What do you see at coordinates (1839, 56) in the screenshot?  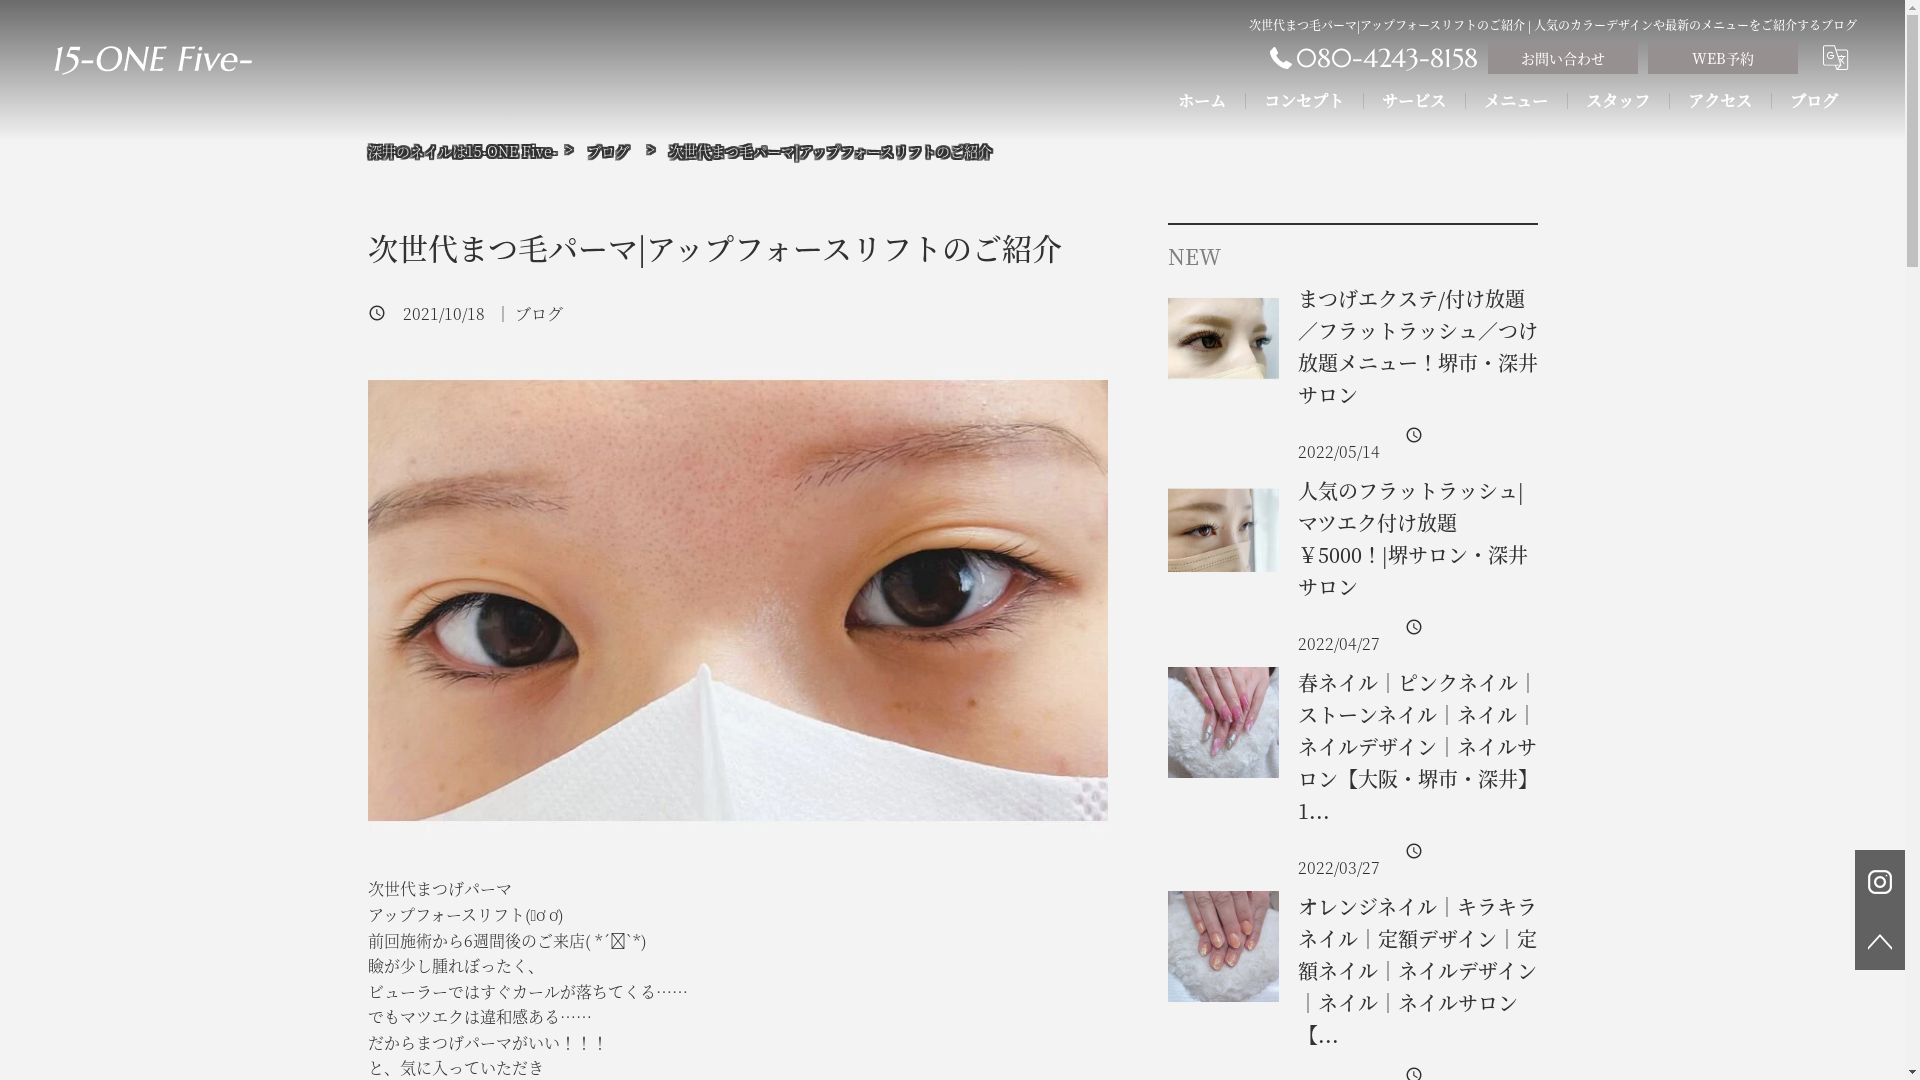 I see `'translate'` at bounding box center [1839, 56].